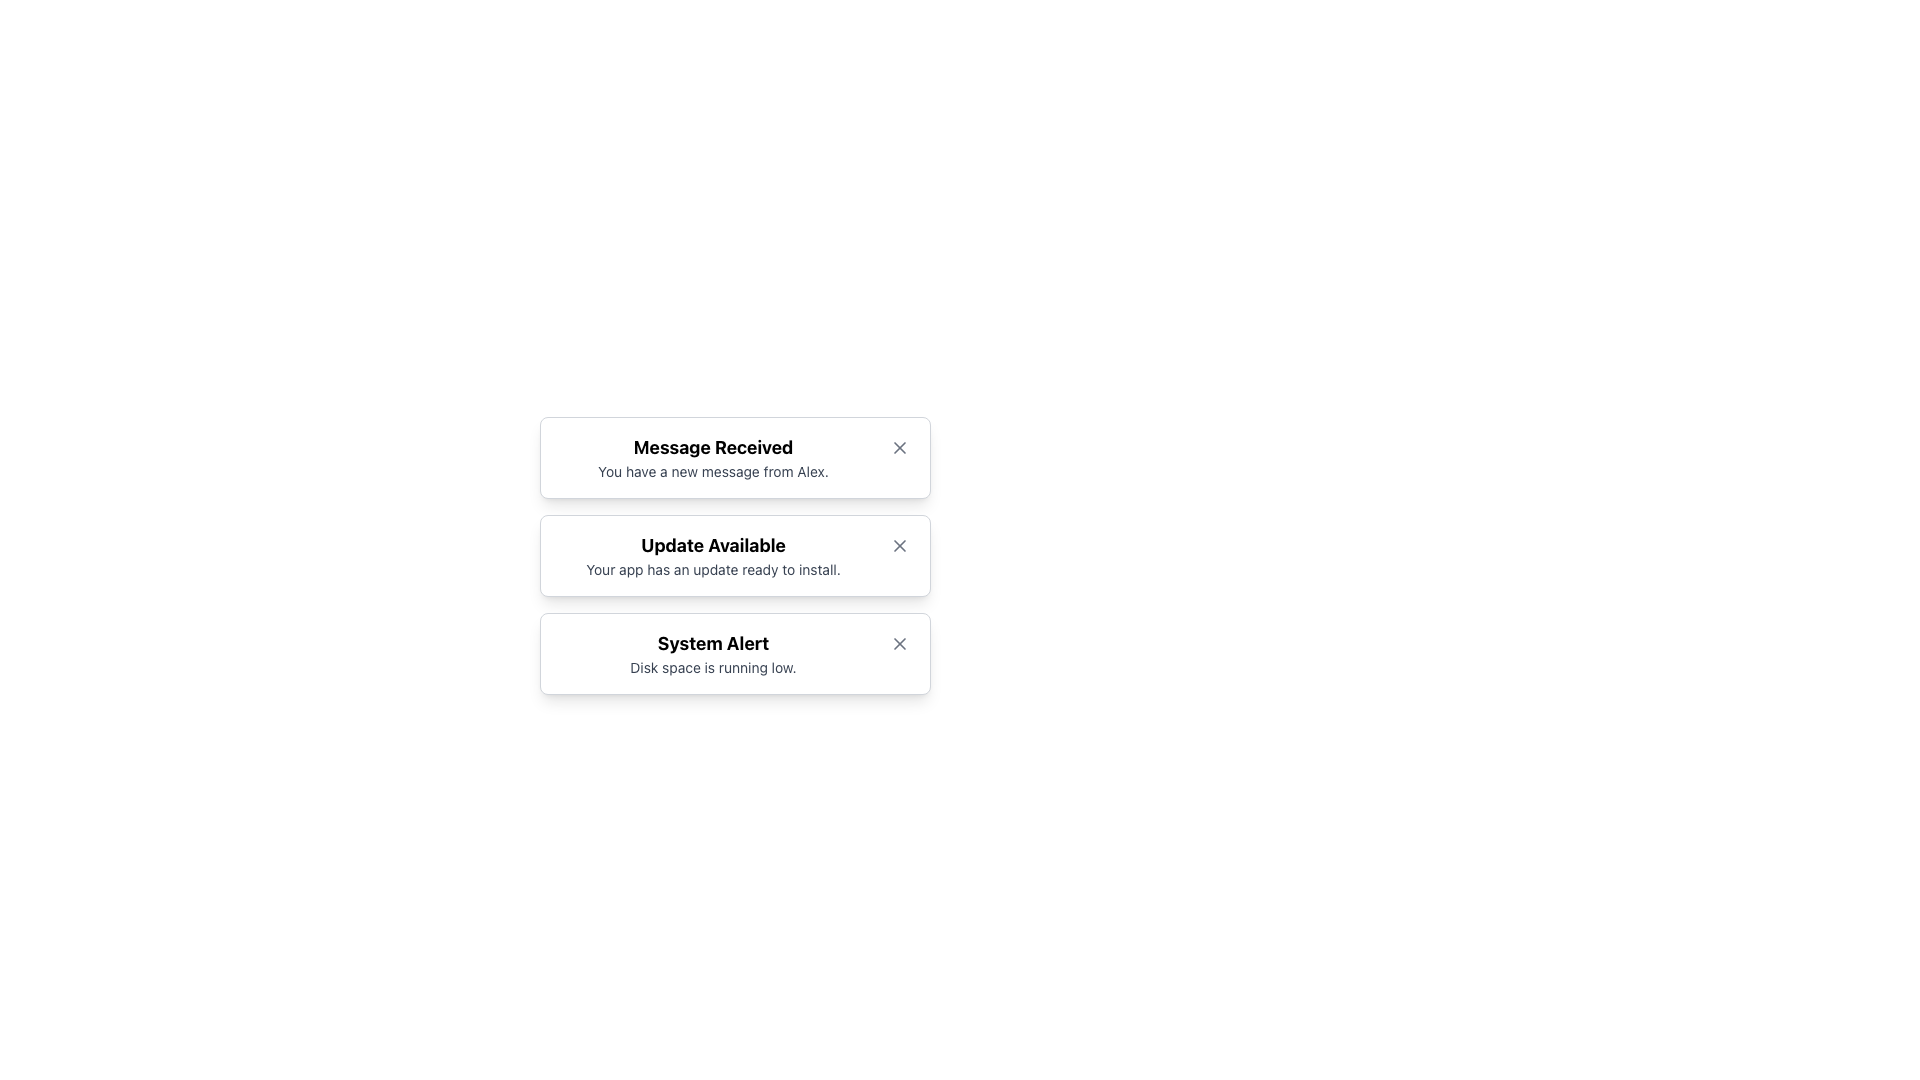 This screenshot has height=1080, width=1920. I want to click on the close button for the 'Update Available' notification, which is the middle button among three vertically stacked buttons, located at the top-right corner of its notification box, so click(899, 546).